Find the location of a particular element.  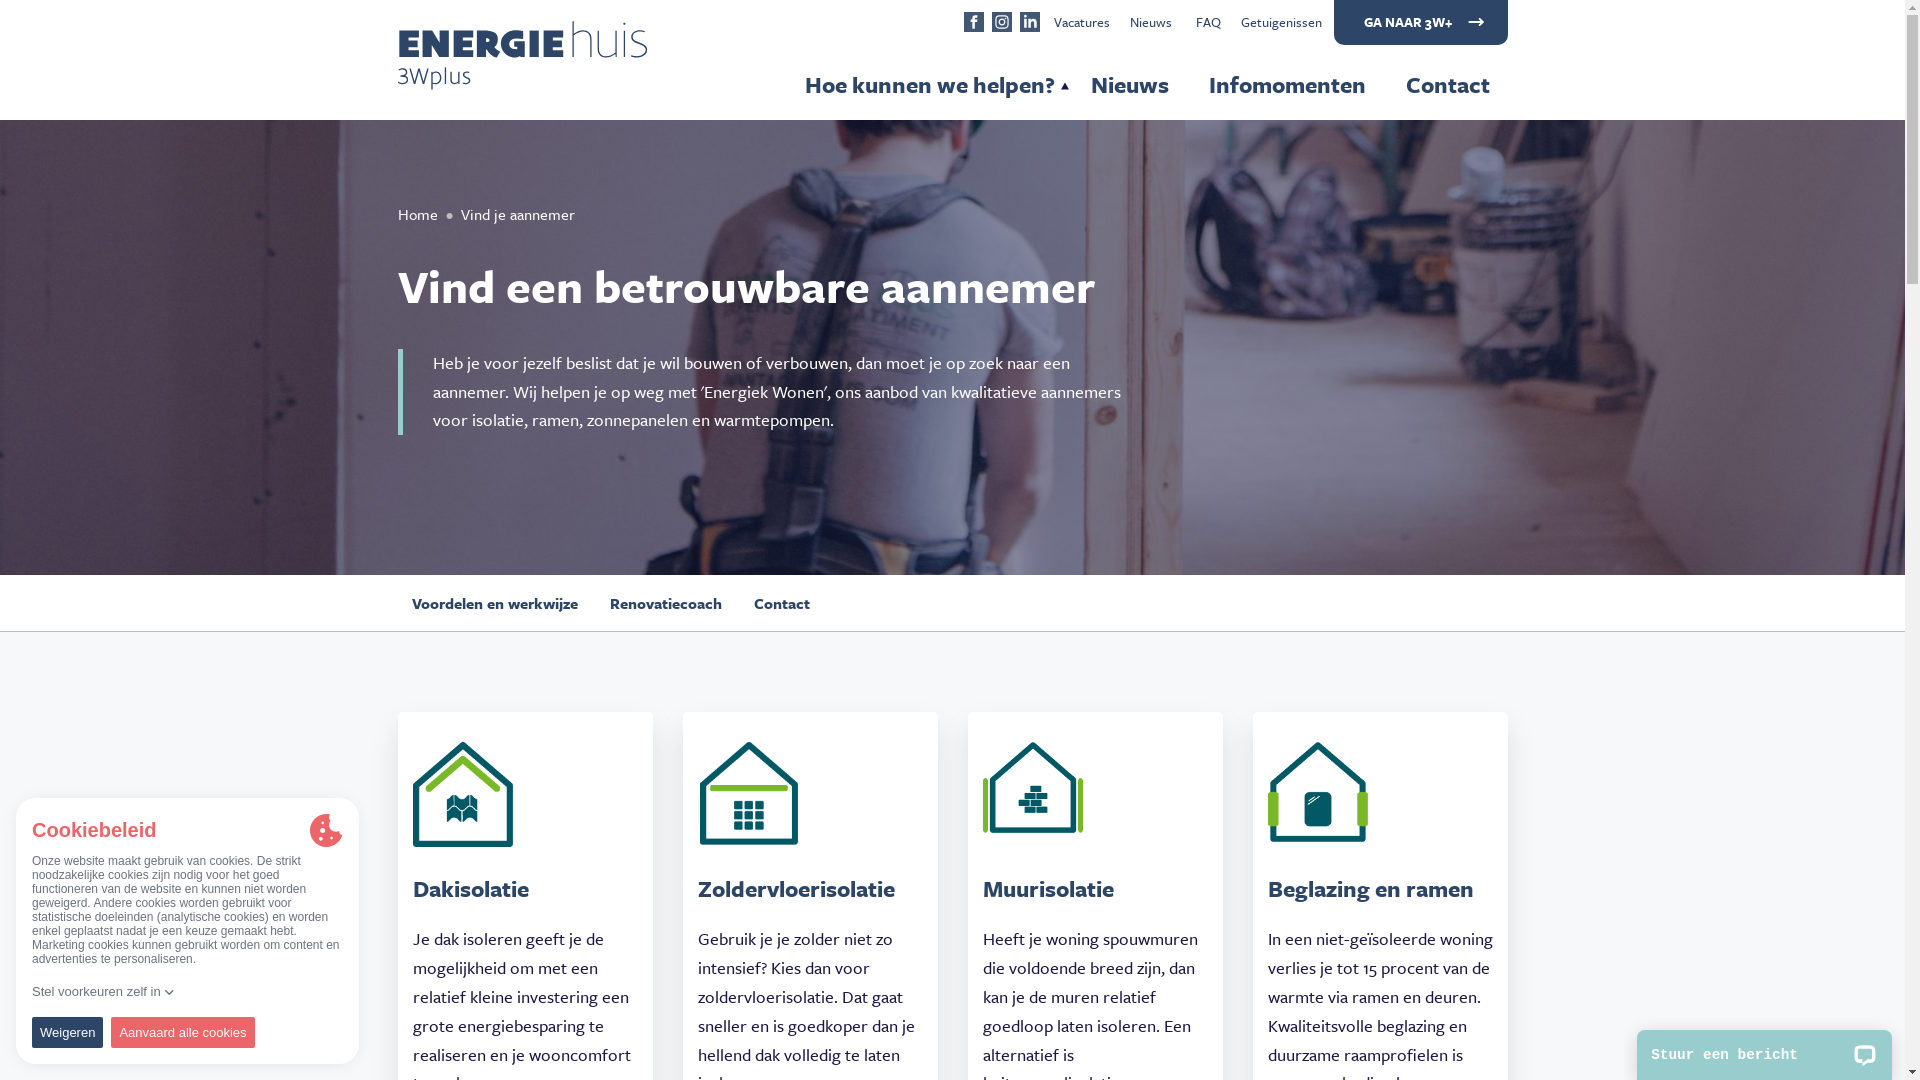

'Getuigenissen' is located at coordinates (1280, 22).